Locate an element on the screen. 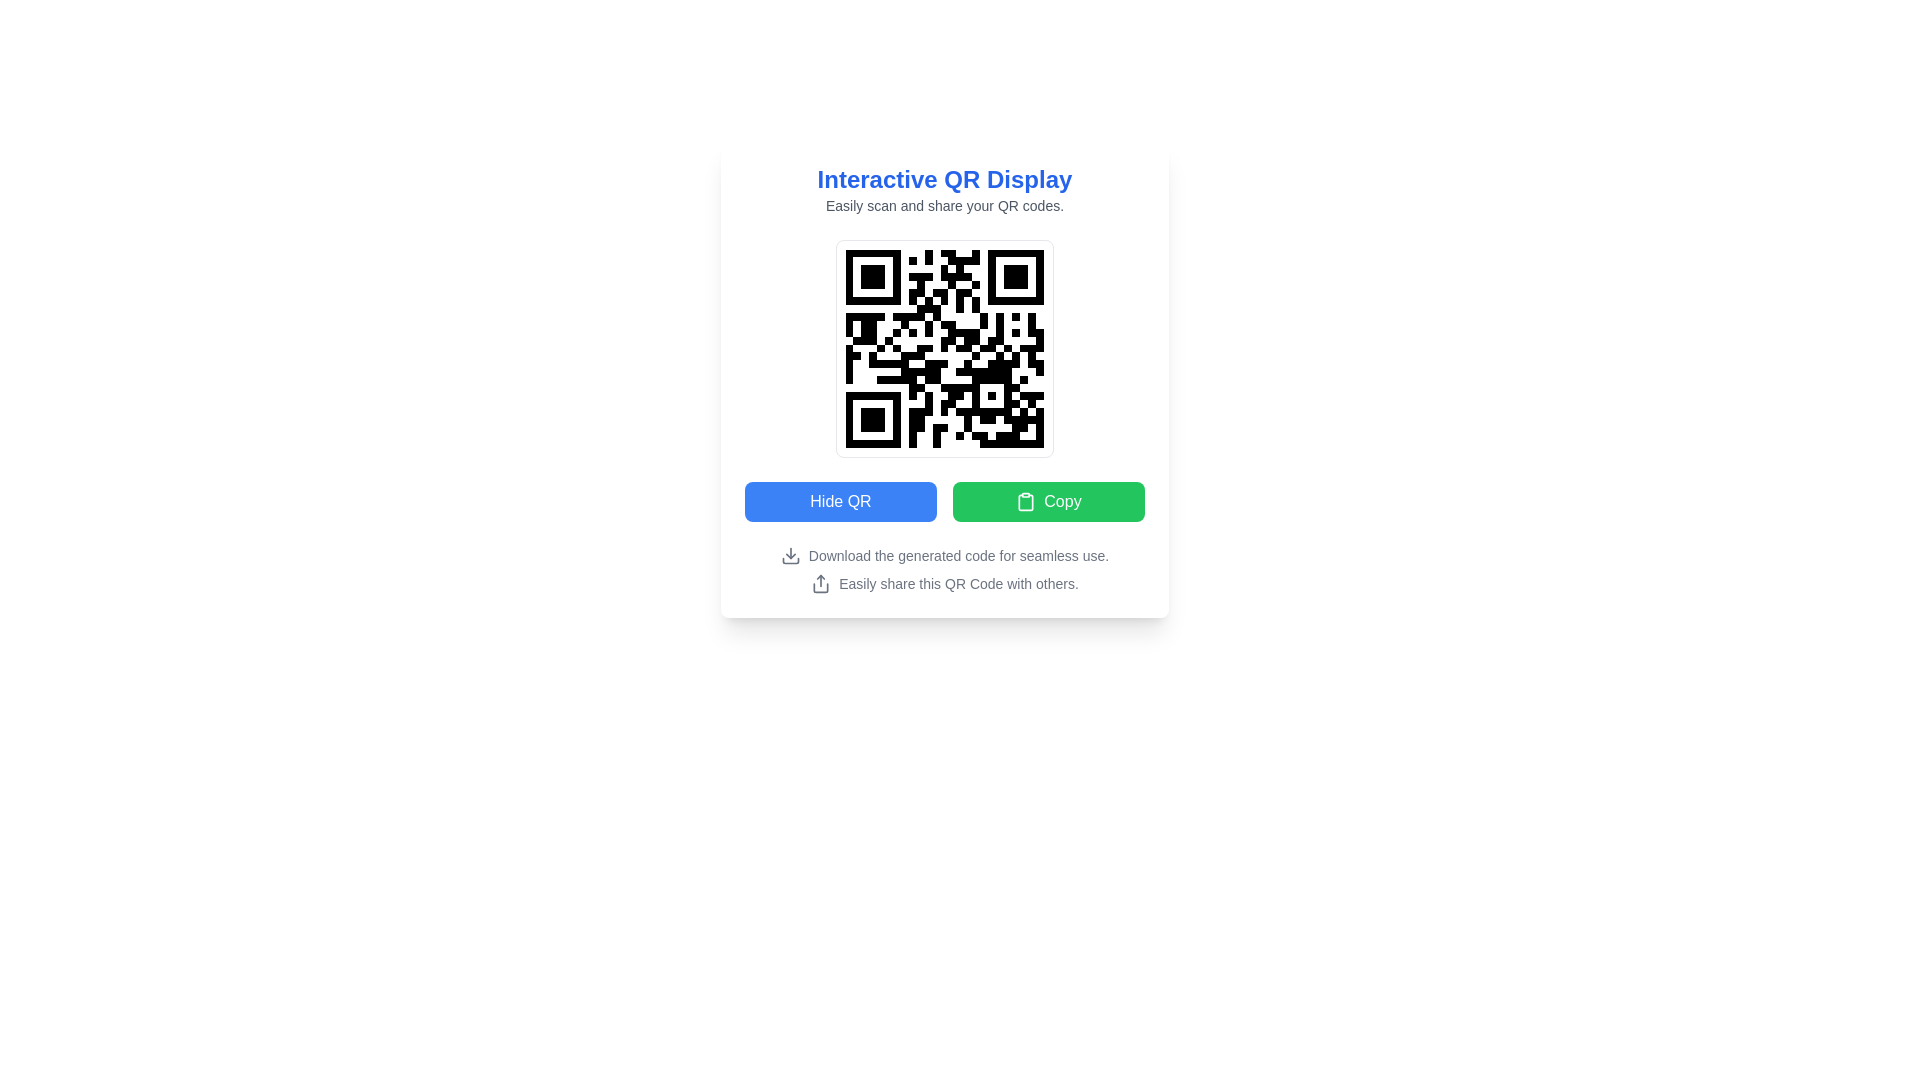  the clipboard icon within the green 'Copy' button, which is located to the right of the blue 'Hide QR' button is located at coordinates (1026, 500).